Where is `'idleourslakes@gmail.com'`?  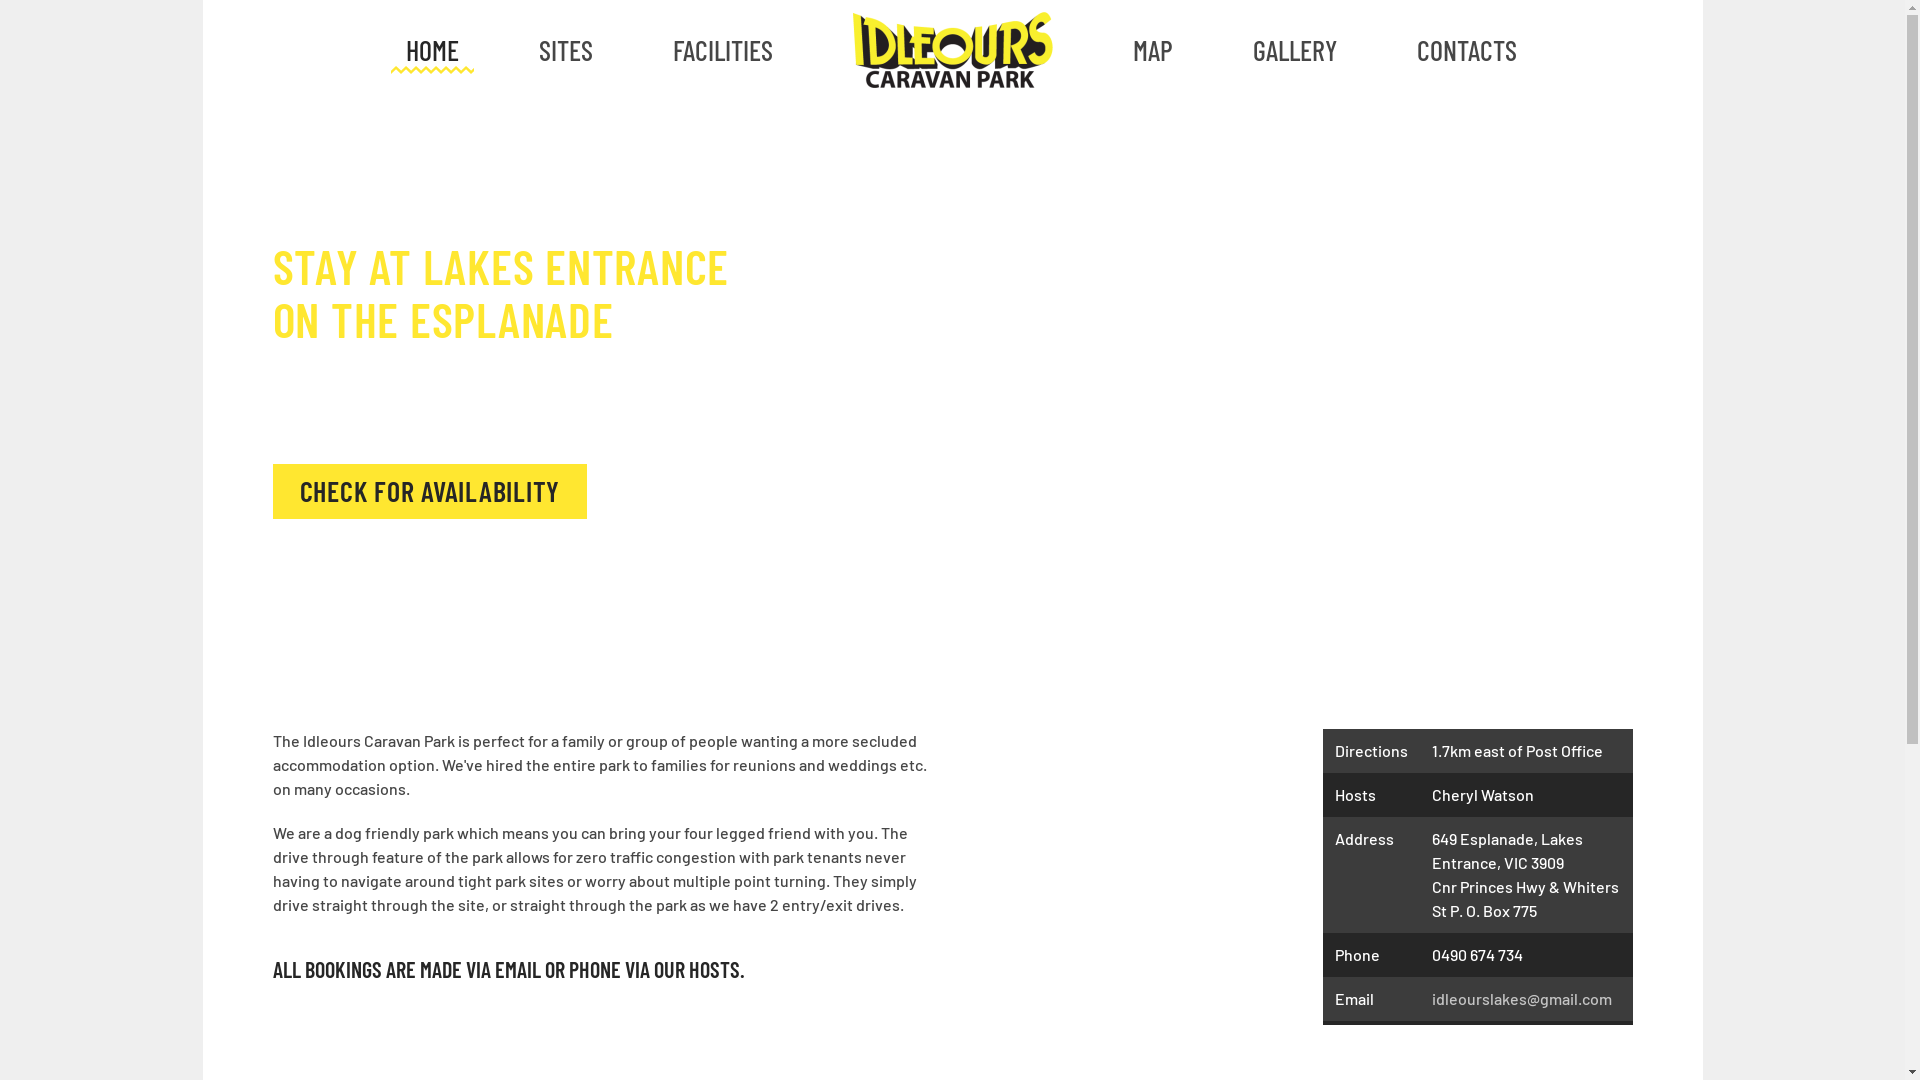 'idleourslakes@gmail.com' is located at coordinates (1520, 998).